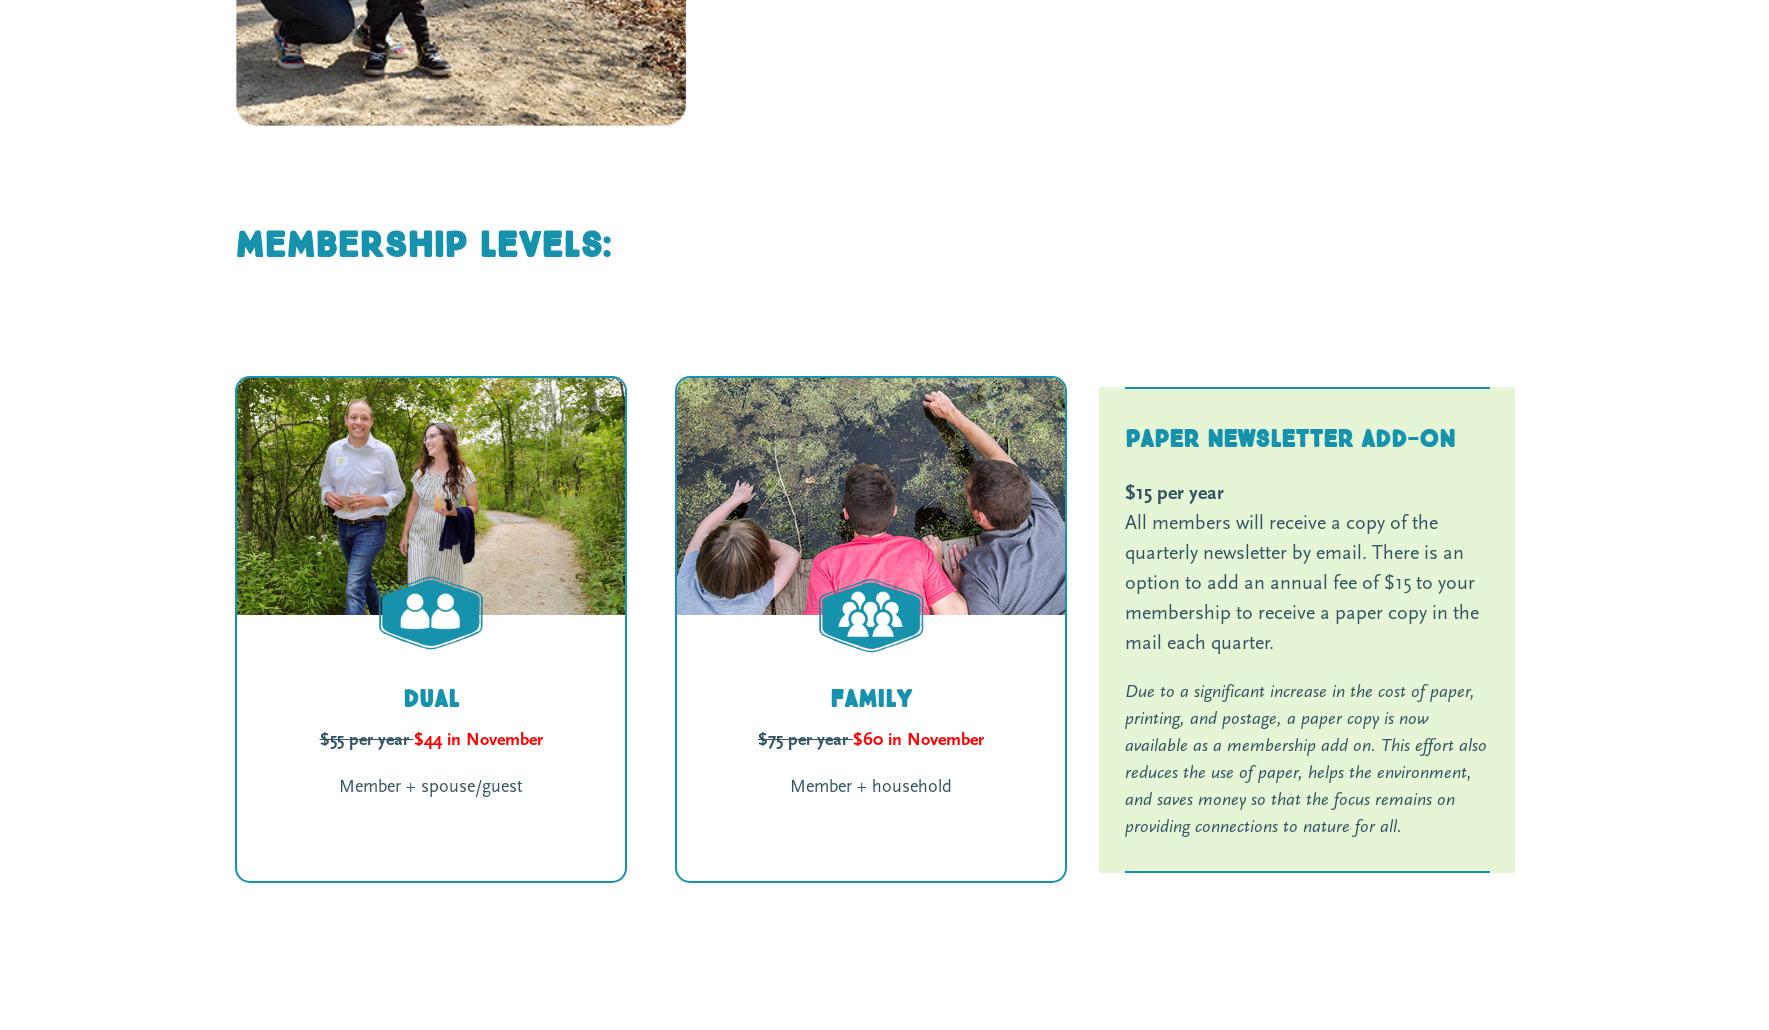  I want to click on '$60 in November', so click(852, 739).